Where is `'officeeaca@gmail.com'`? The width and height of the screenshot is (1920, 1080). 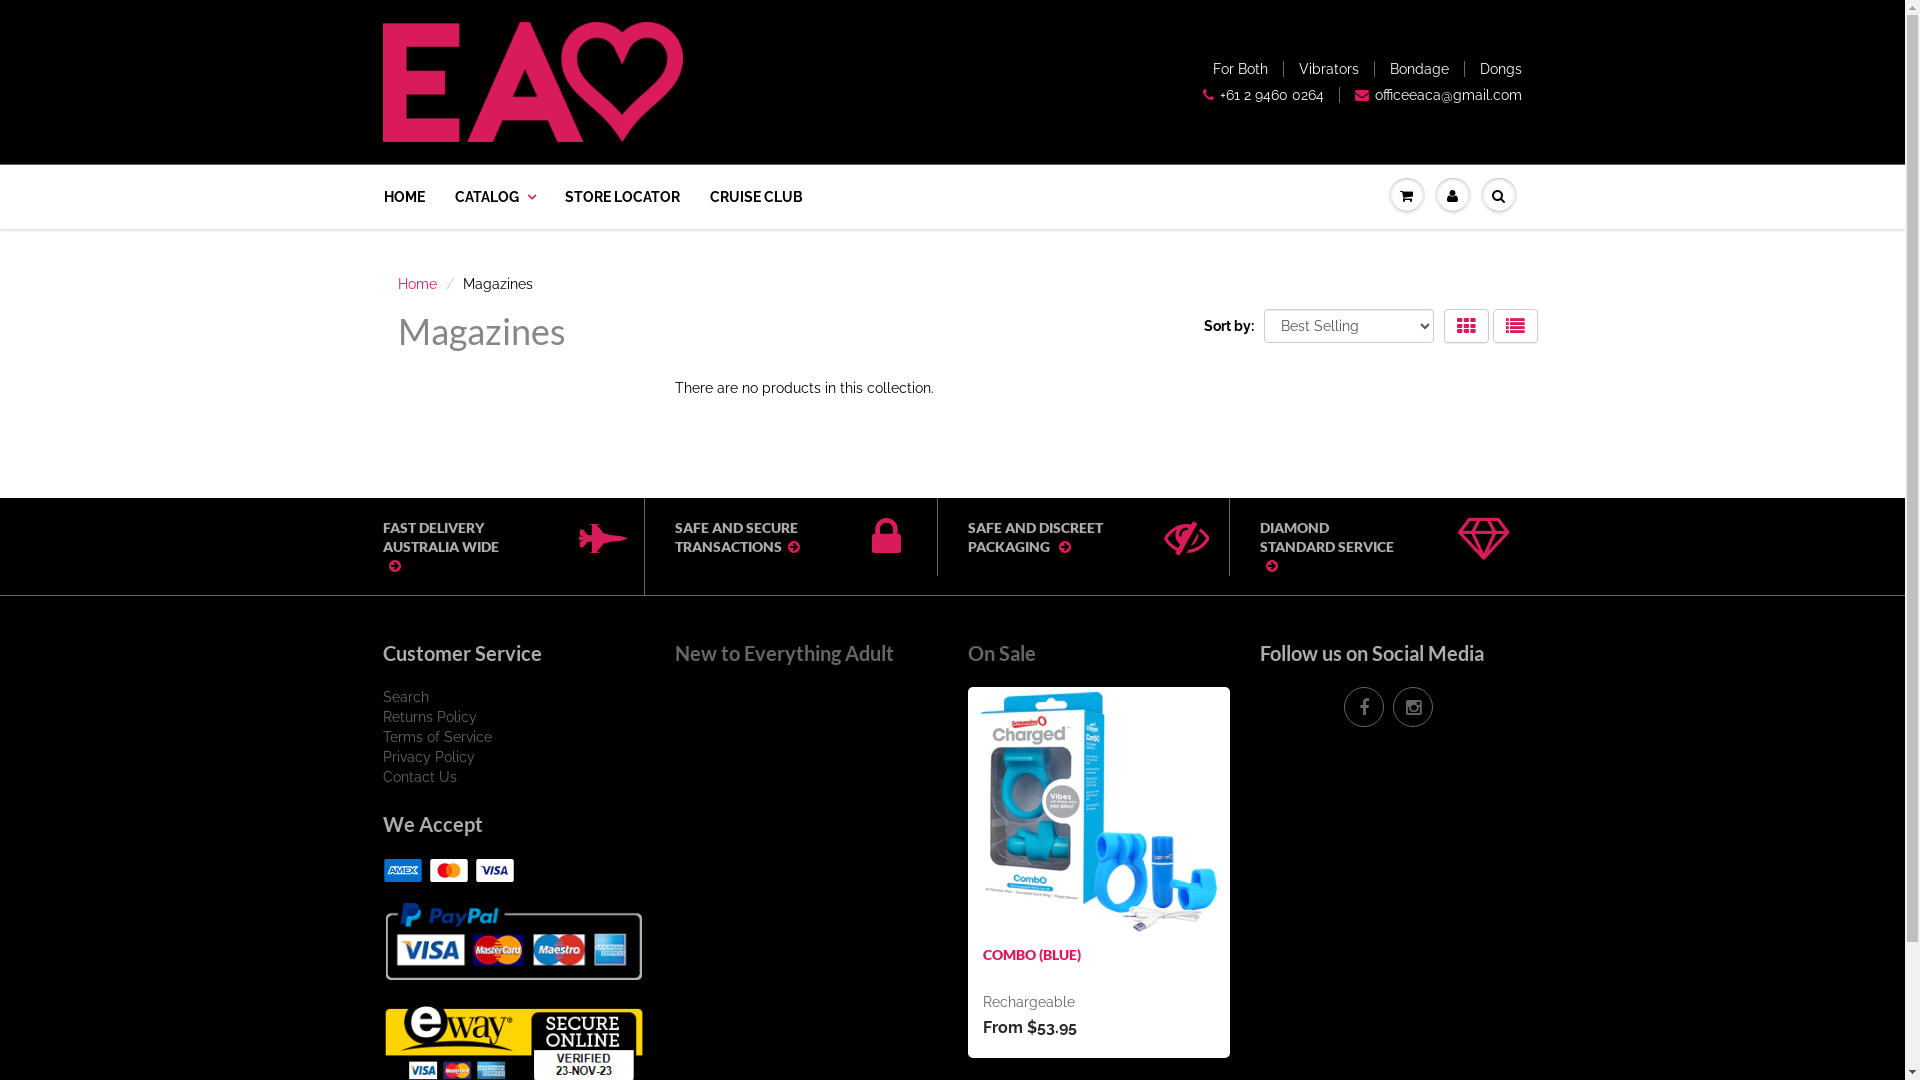
'officeeaca@gmail.com' is located at coordinates (1437, 95).